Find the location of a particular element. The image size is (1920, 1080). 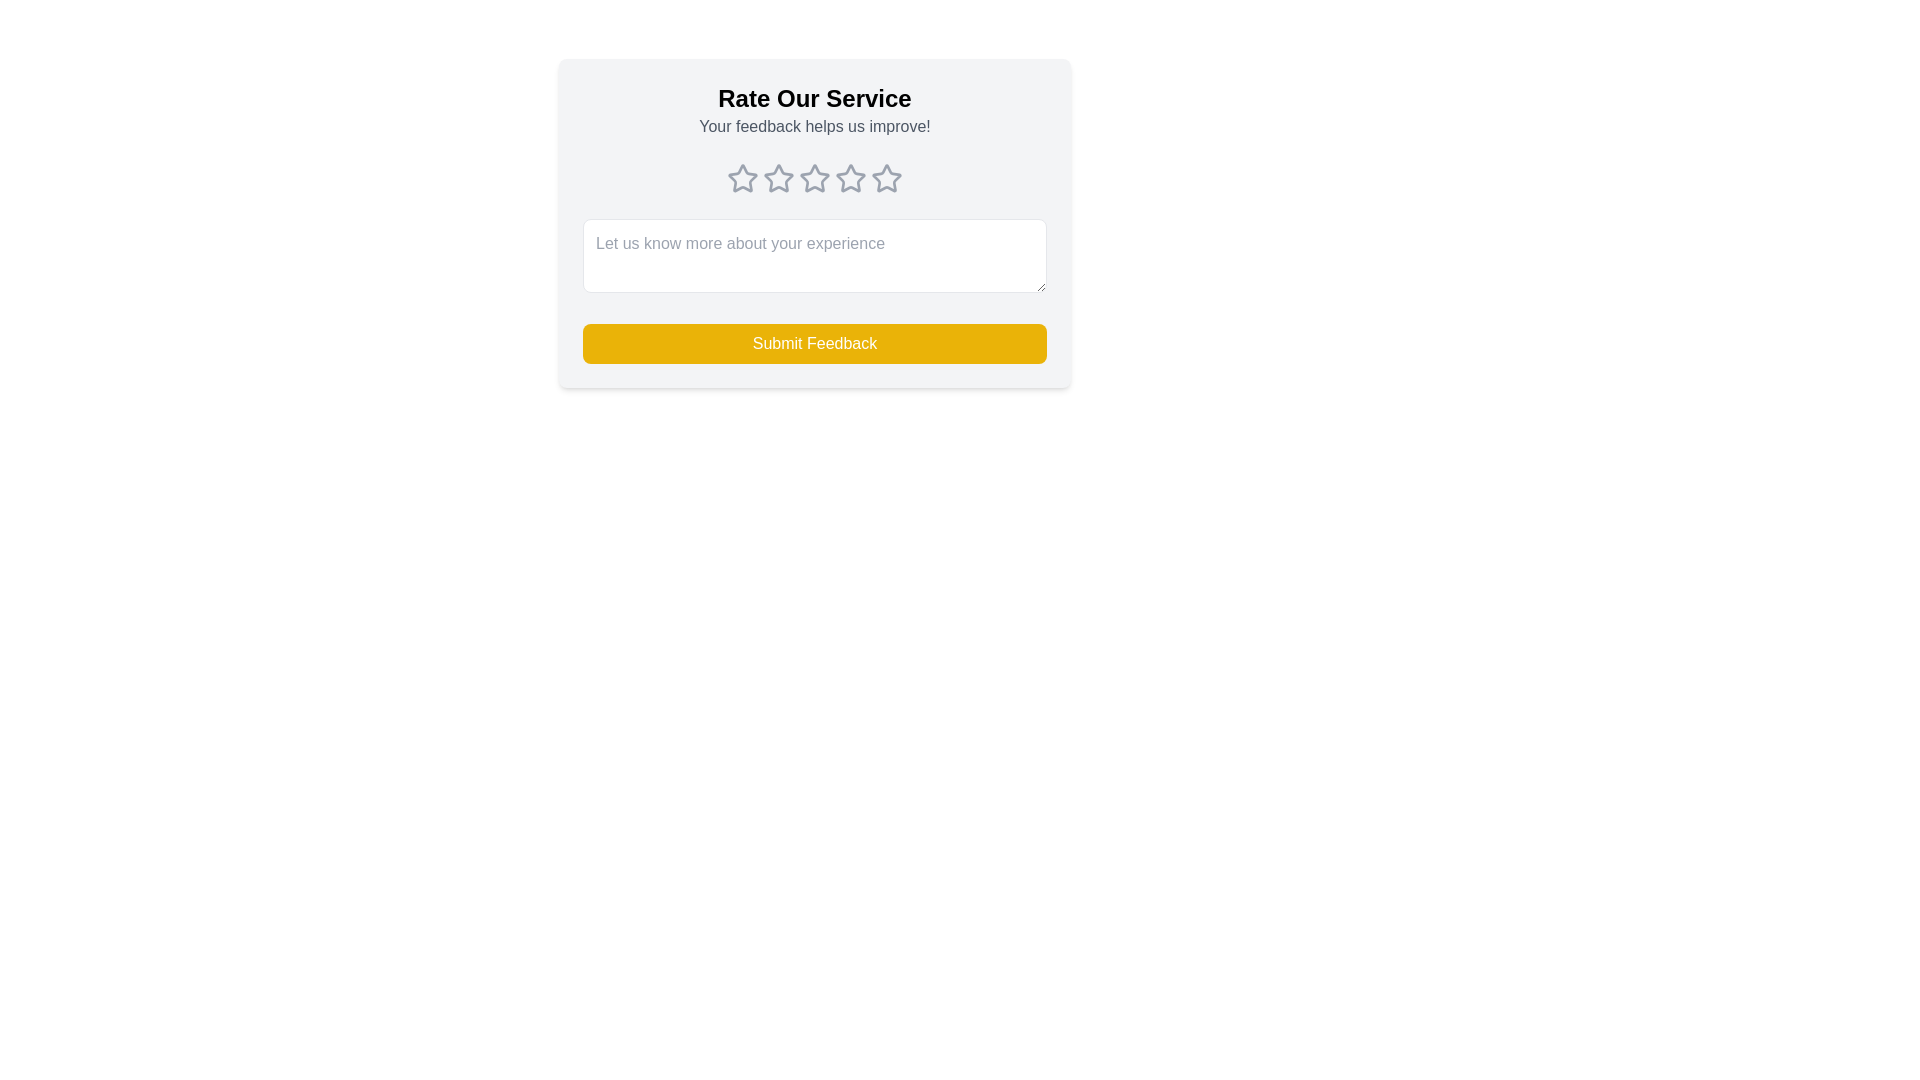

the third star in the rating system is located at coordinates (815, 177).